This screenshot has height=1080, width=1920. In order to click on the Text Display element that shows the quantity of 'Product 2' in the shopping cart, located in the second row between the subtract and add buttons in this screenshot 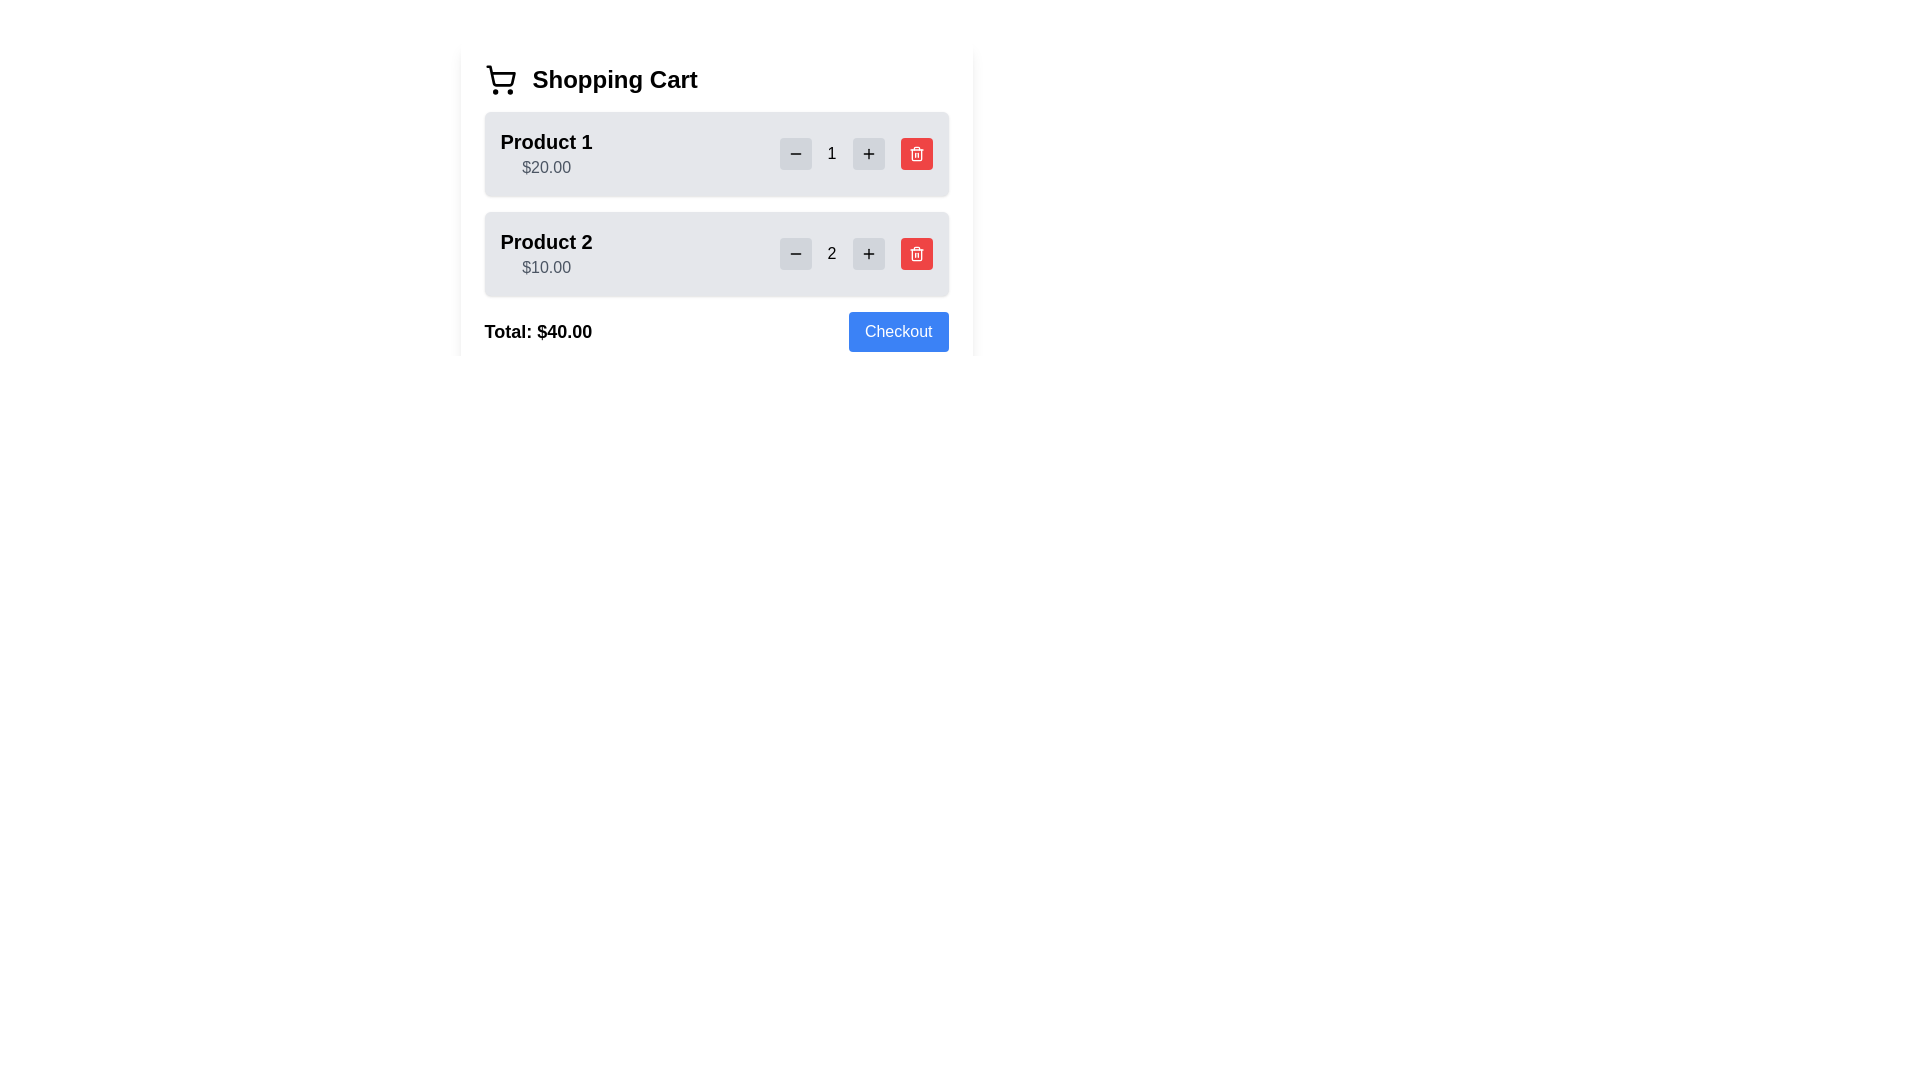, I will do `click(832, 253)`.